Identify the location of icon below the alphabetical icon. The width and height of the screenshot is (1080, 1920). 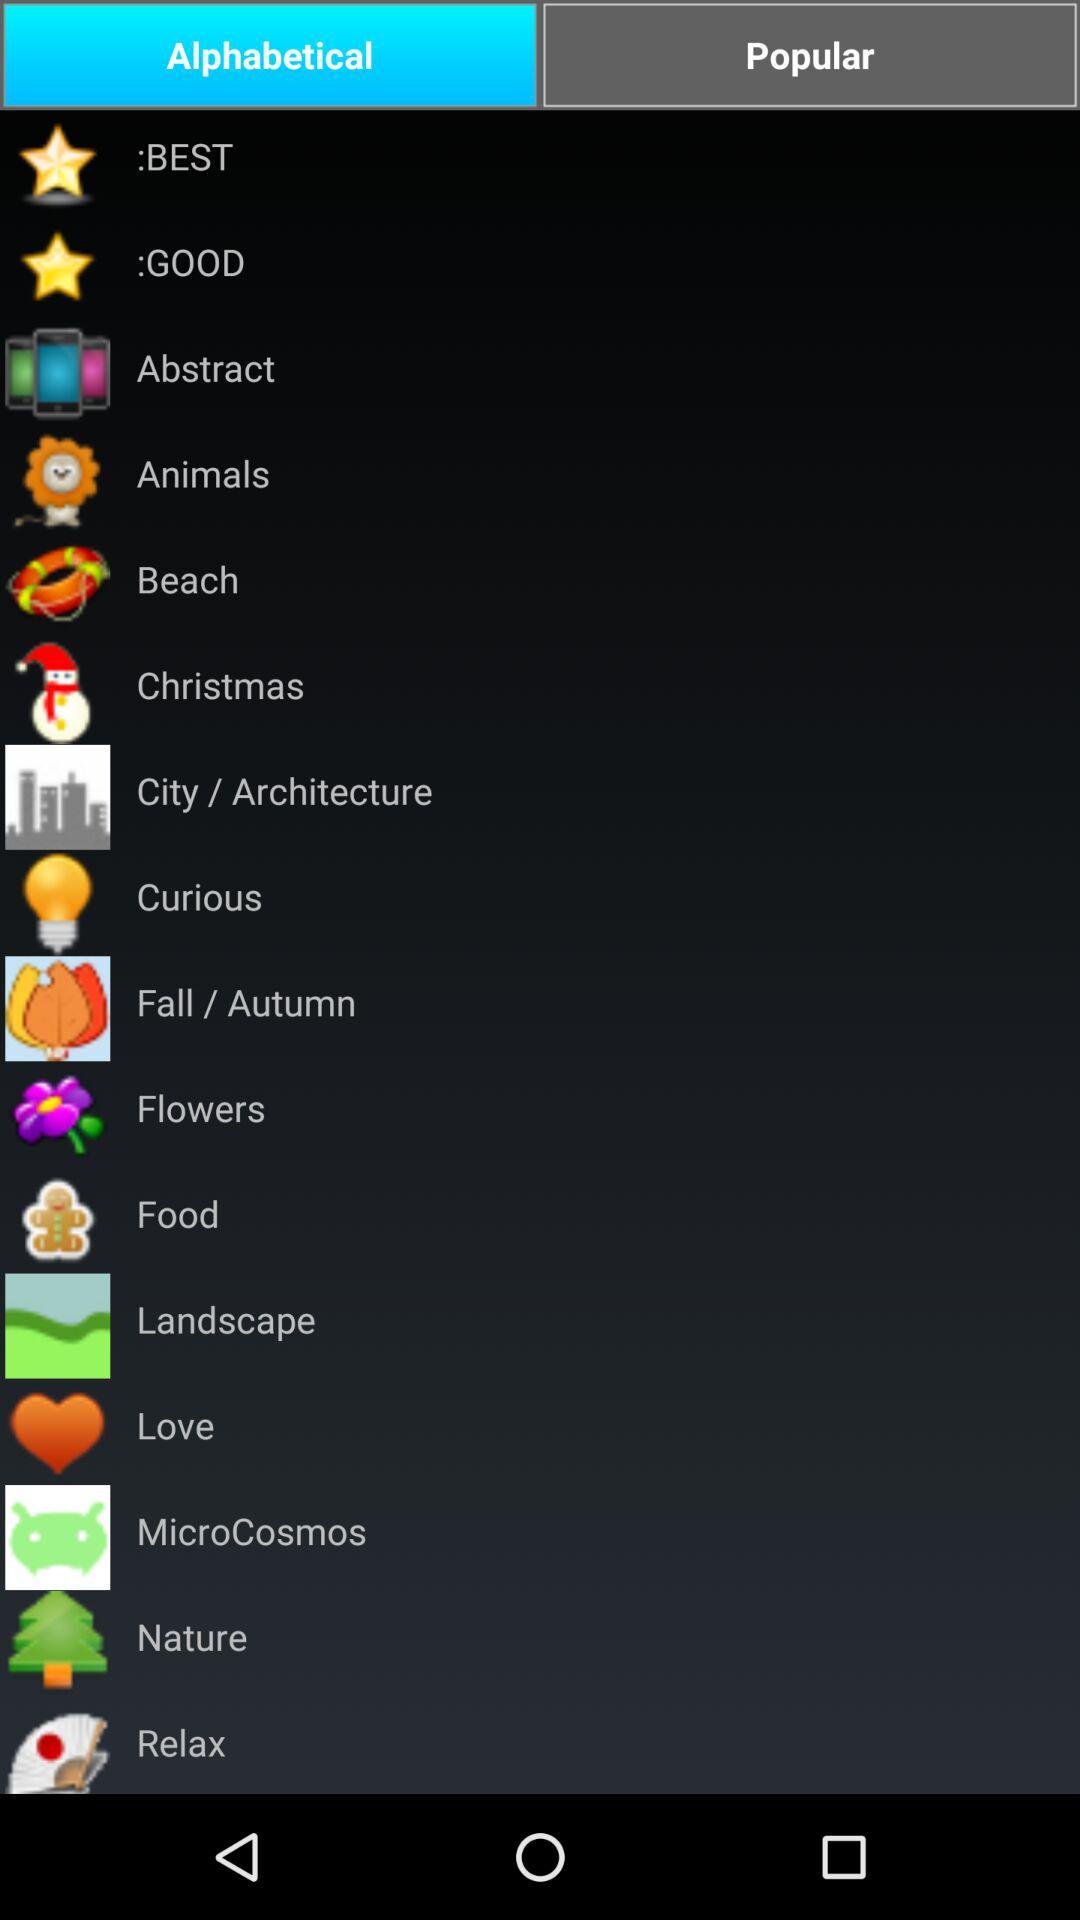
(184, 162).